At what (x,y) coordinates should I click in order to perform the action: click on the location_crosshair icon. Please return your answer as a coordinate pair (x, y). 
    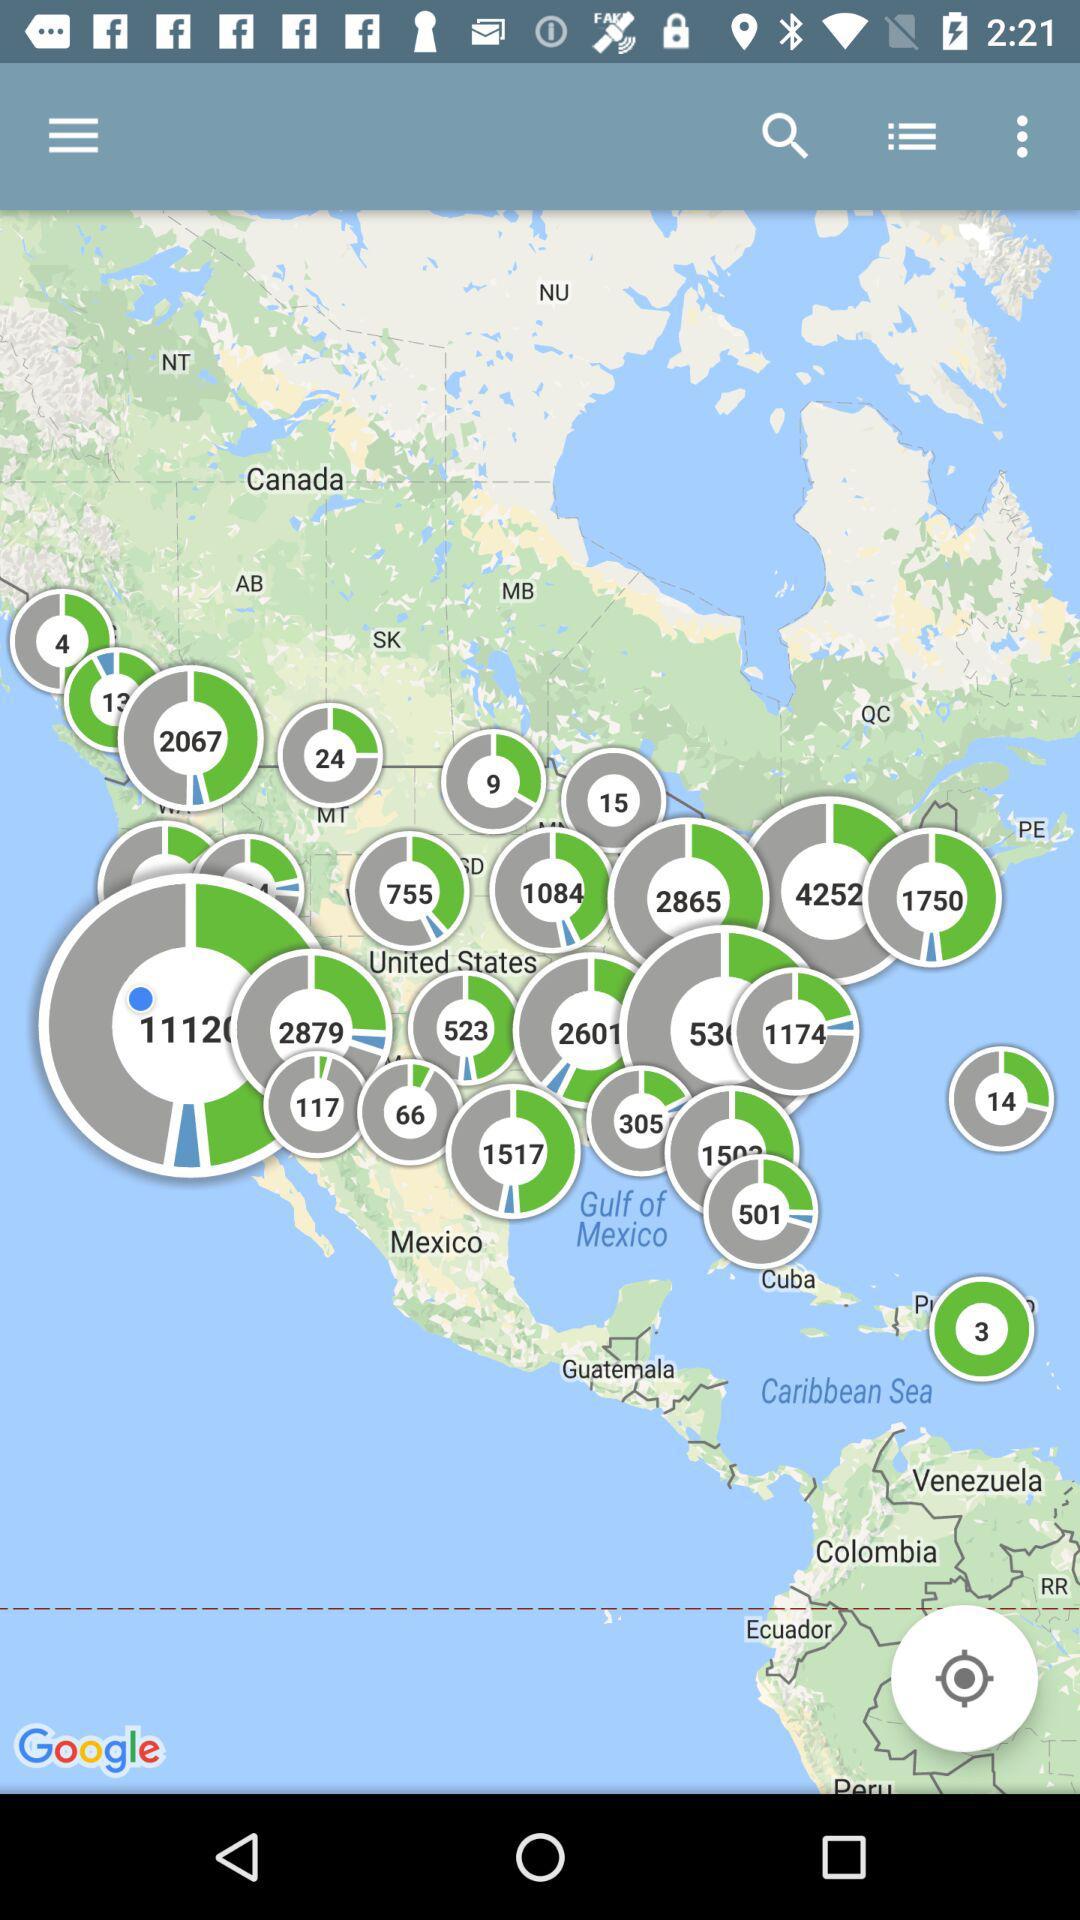
    Looking at the image, I should click on (963, 1678).